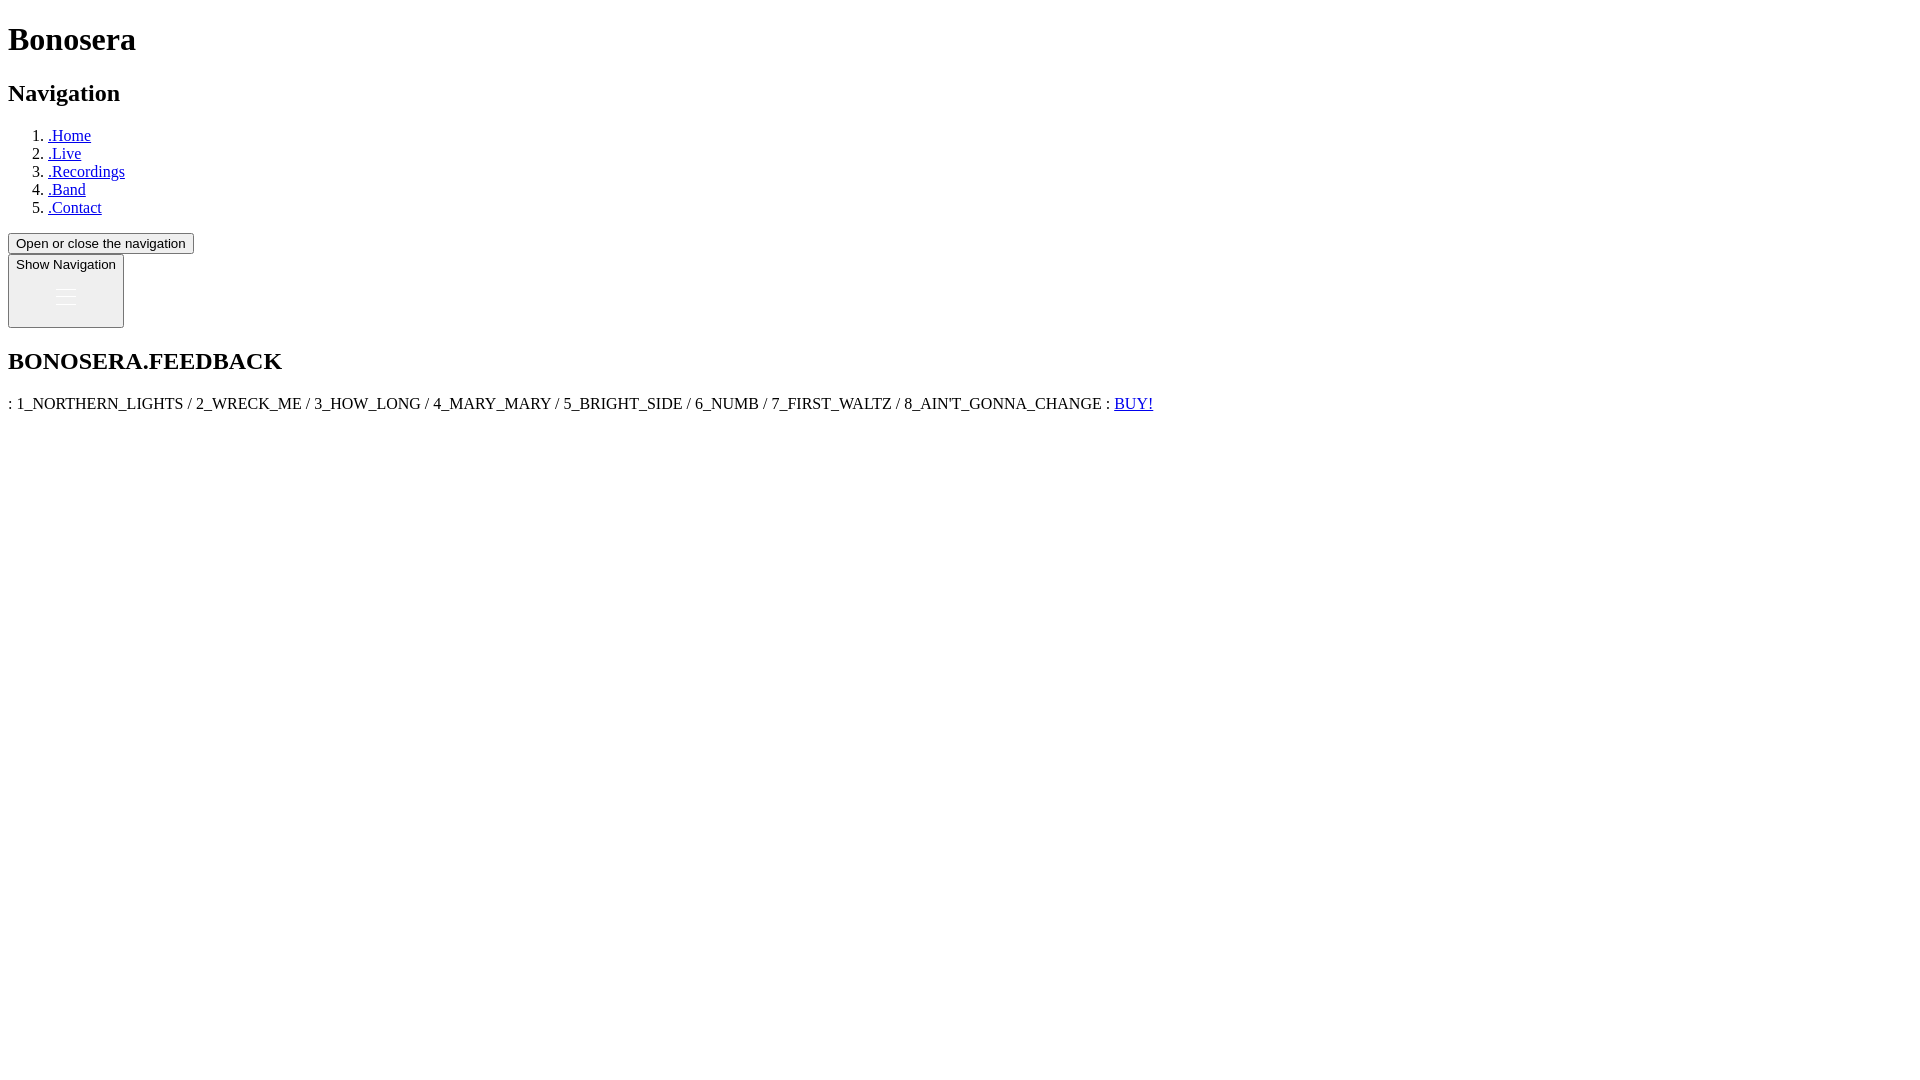 The width and height of the screenshot is (1920, 1080). Describe the element at coordinates (48, 207) in the screenshot. I see `'.Contact'` at that location.